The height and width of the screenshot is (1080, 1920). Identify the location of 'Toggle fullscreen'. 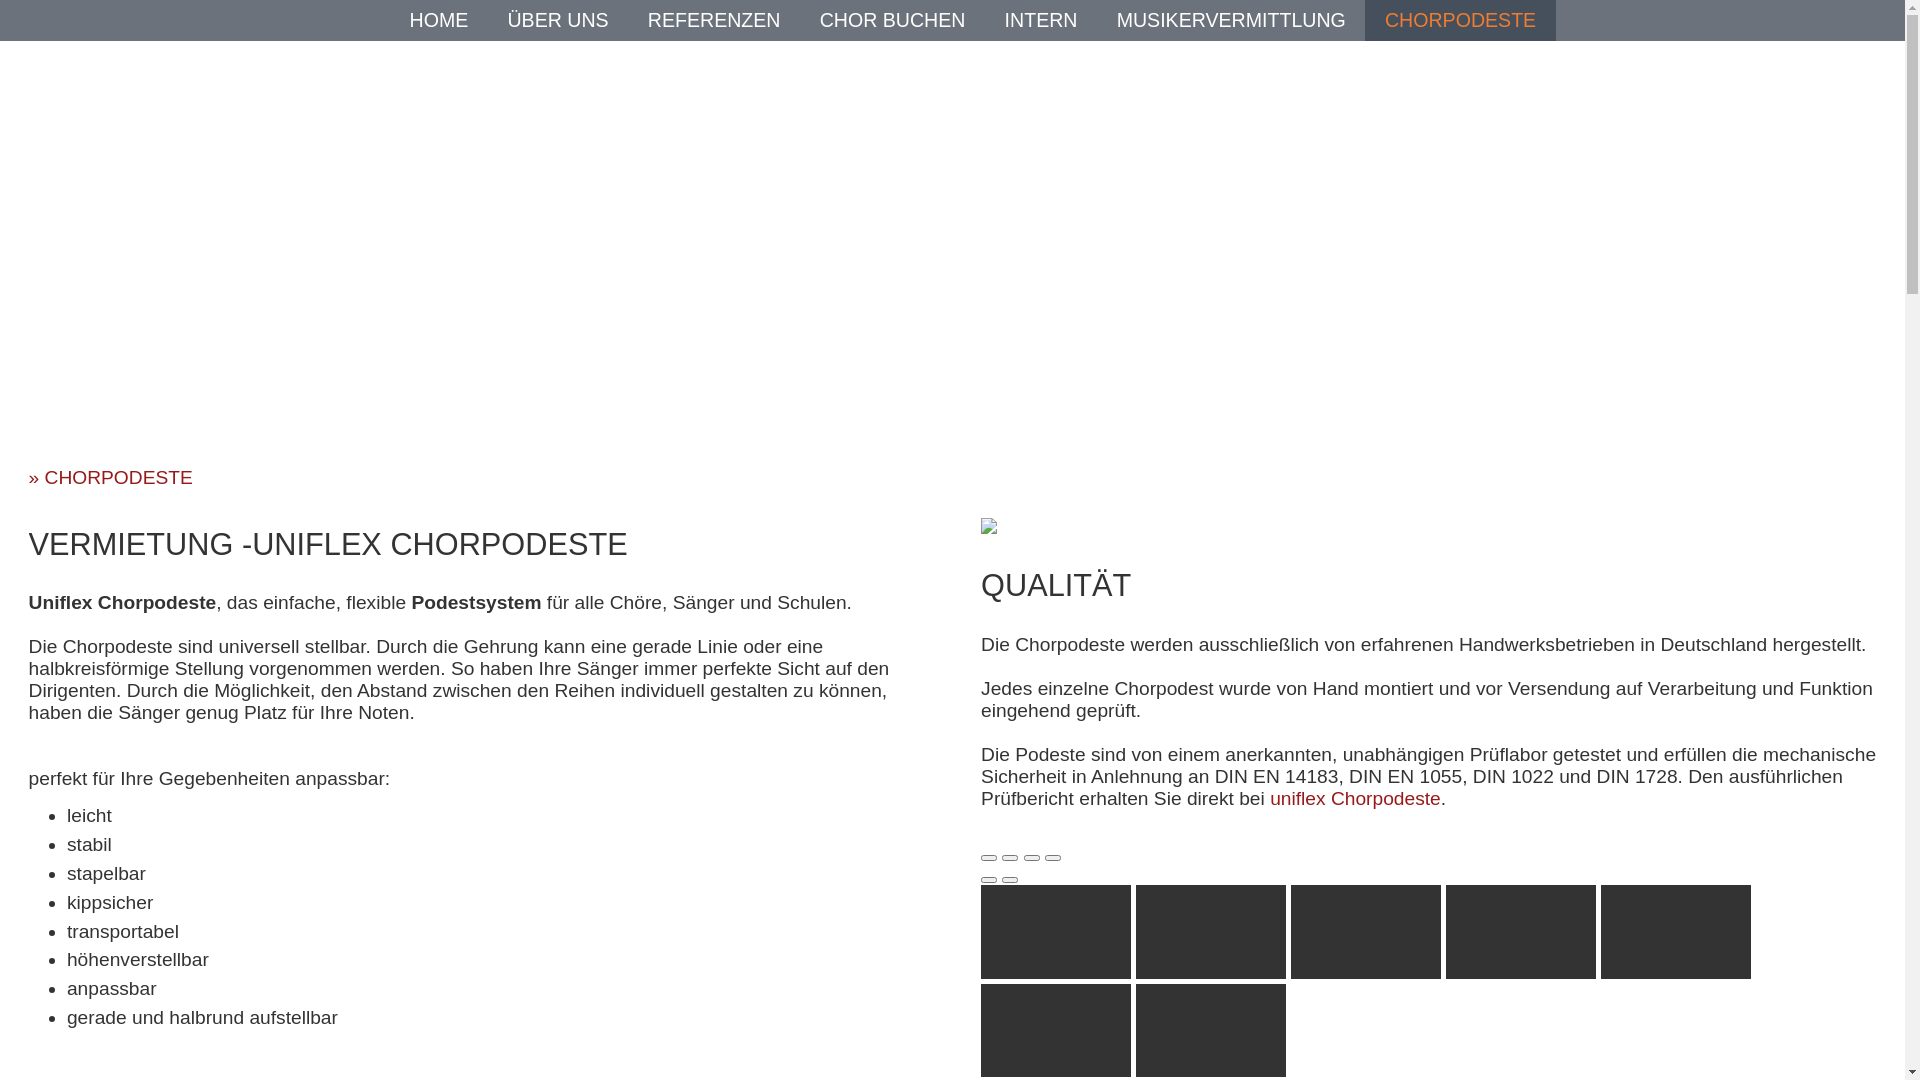
(1023, 856).